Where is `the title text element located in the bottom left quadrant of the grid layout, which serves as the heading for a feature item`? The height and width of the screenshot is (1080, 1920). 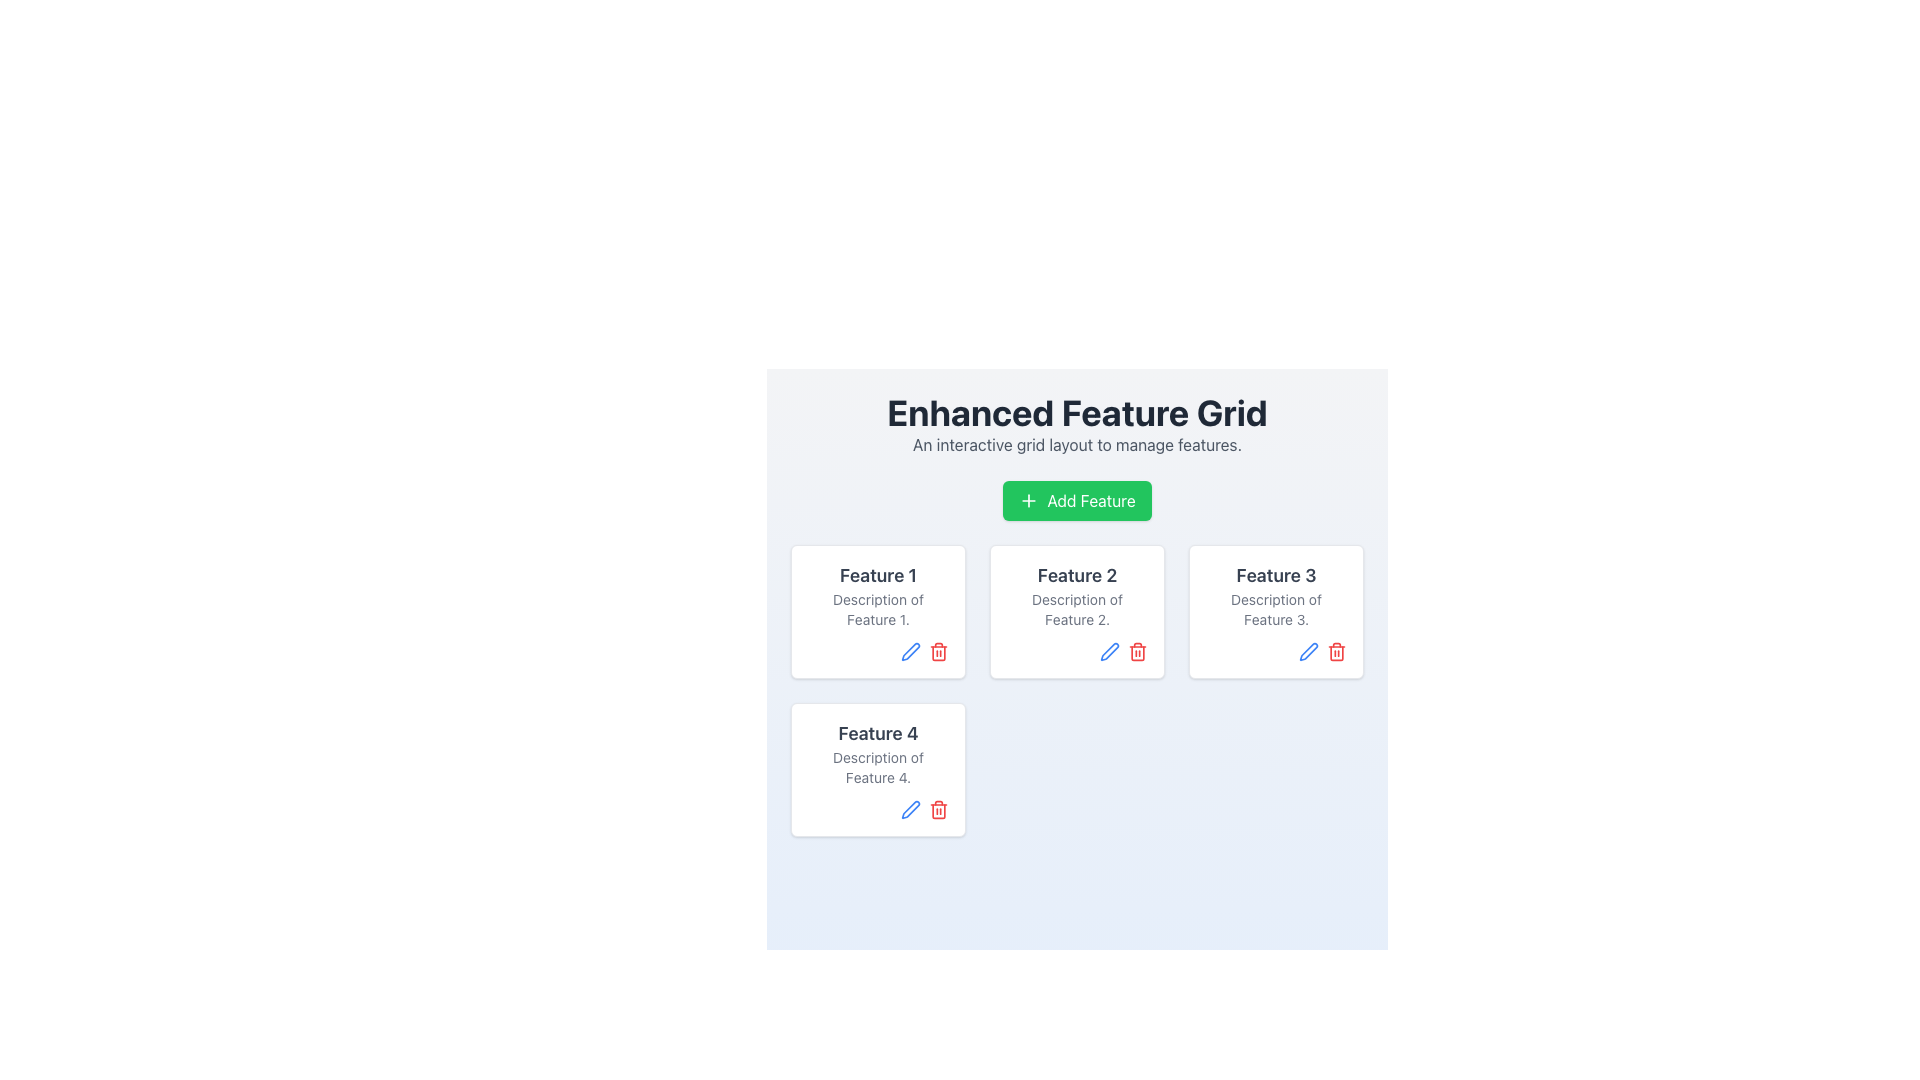 the title text element located in the bottom left quadrant of the grid layout, which serves as the heading for a feature item is located at coordinates (878, 733).